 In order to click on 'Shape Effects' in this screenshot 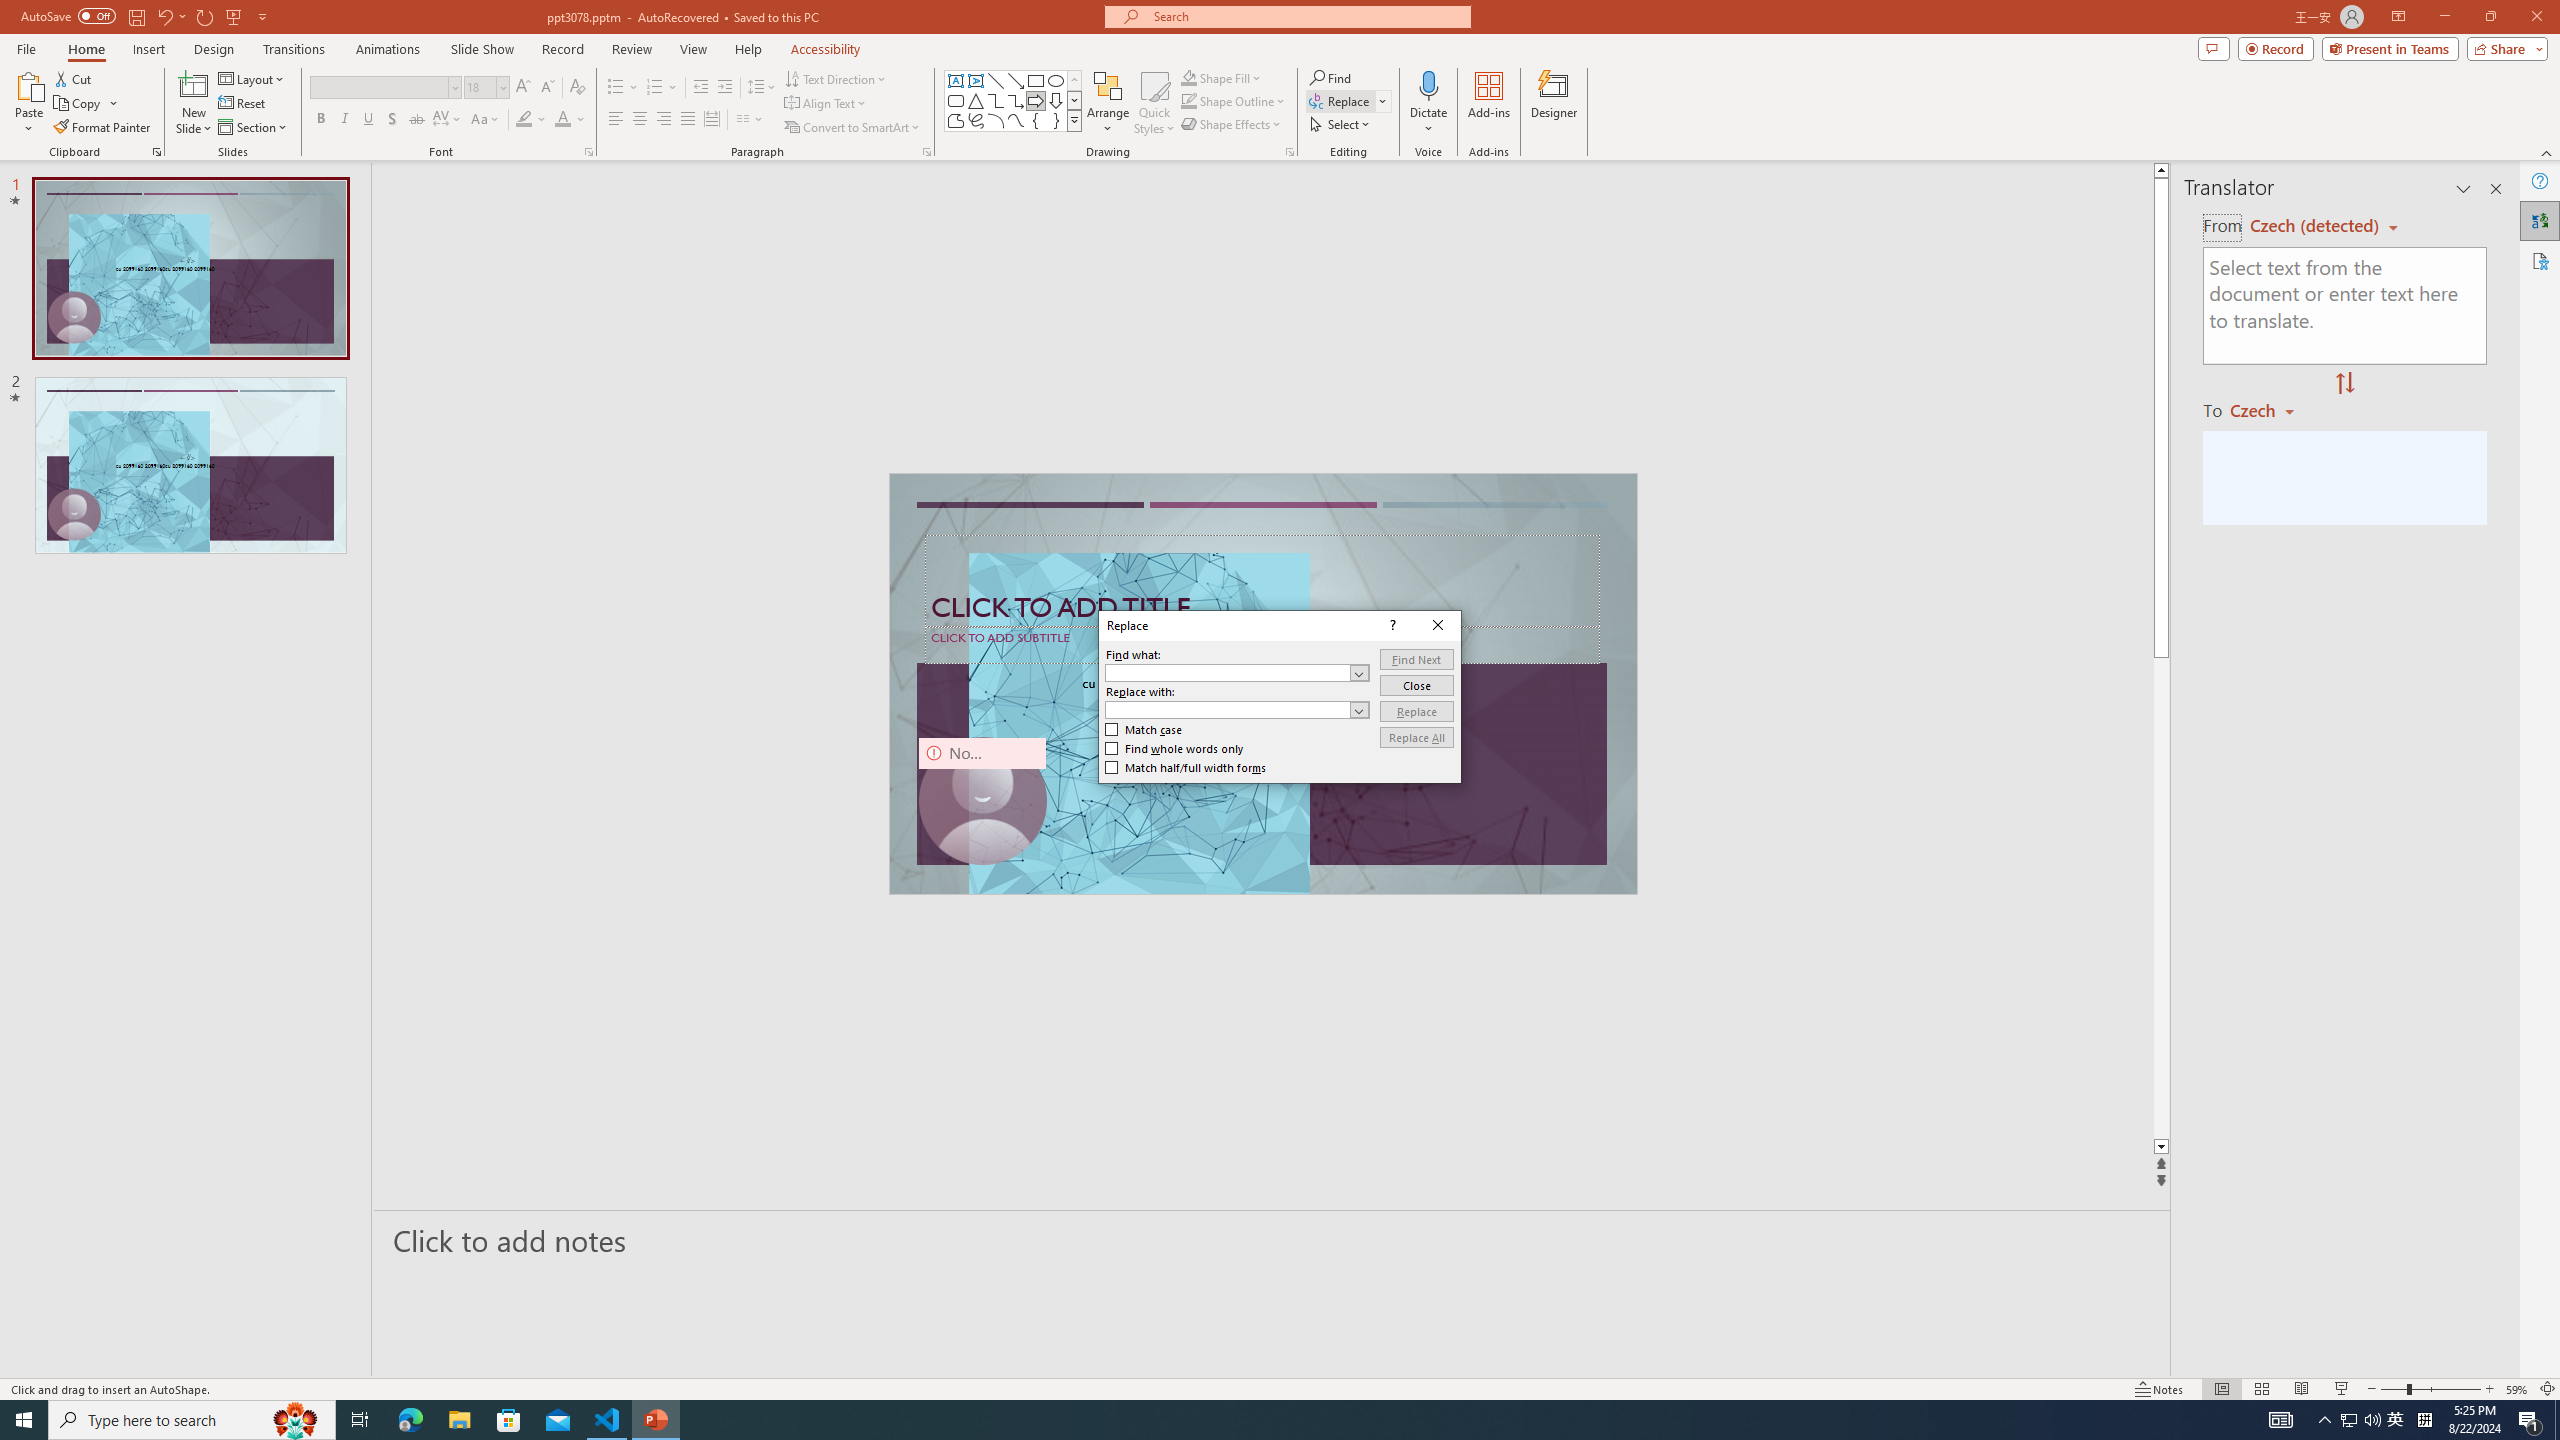, I will do `click(1231, 122)`.